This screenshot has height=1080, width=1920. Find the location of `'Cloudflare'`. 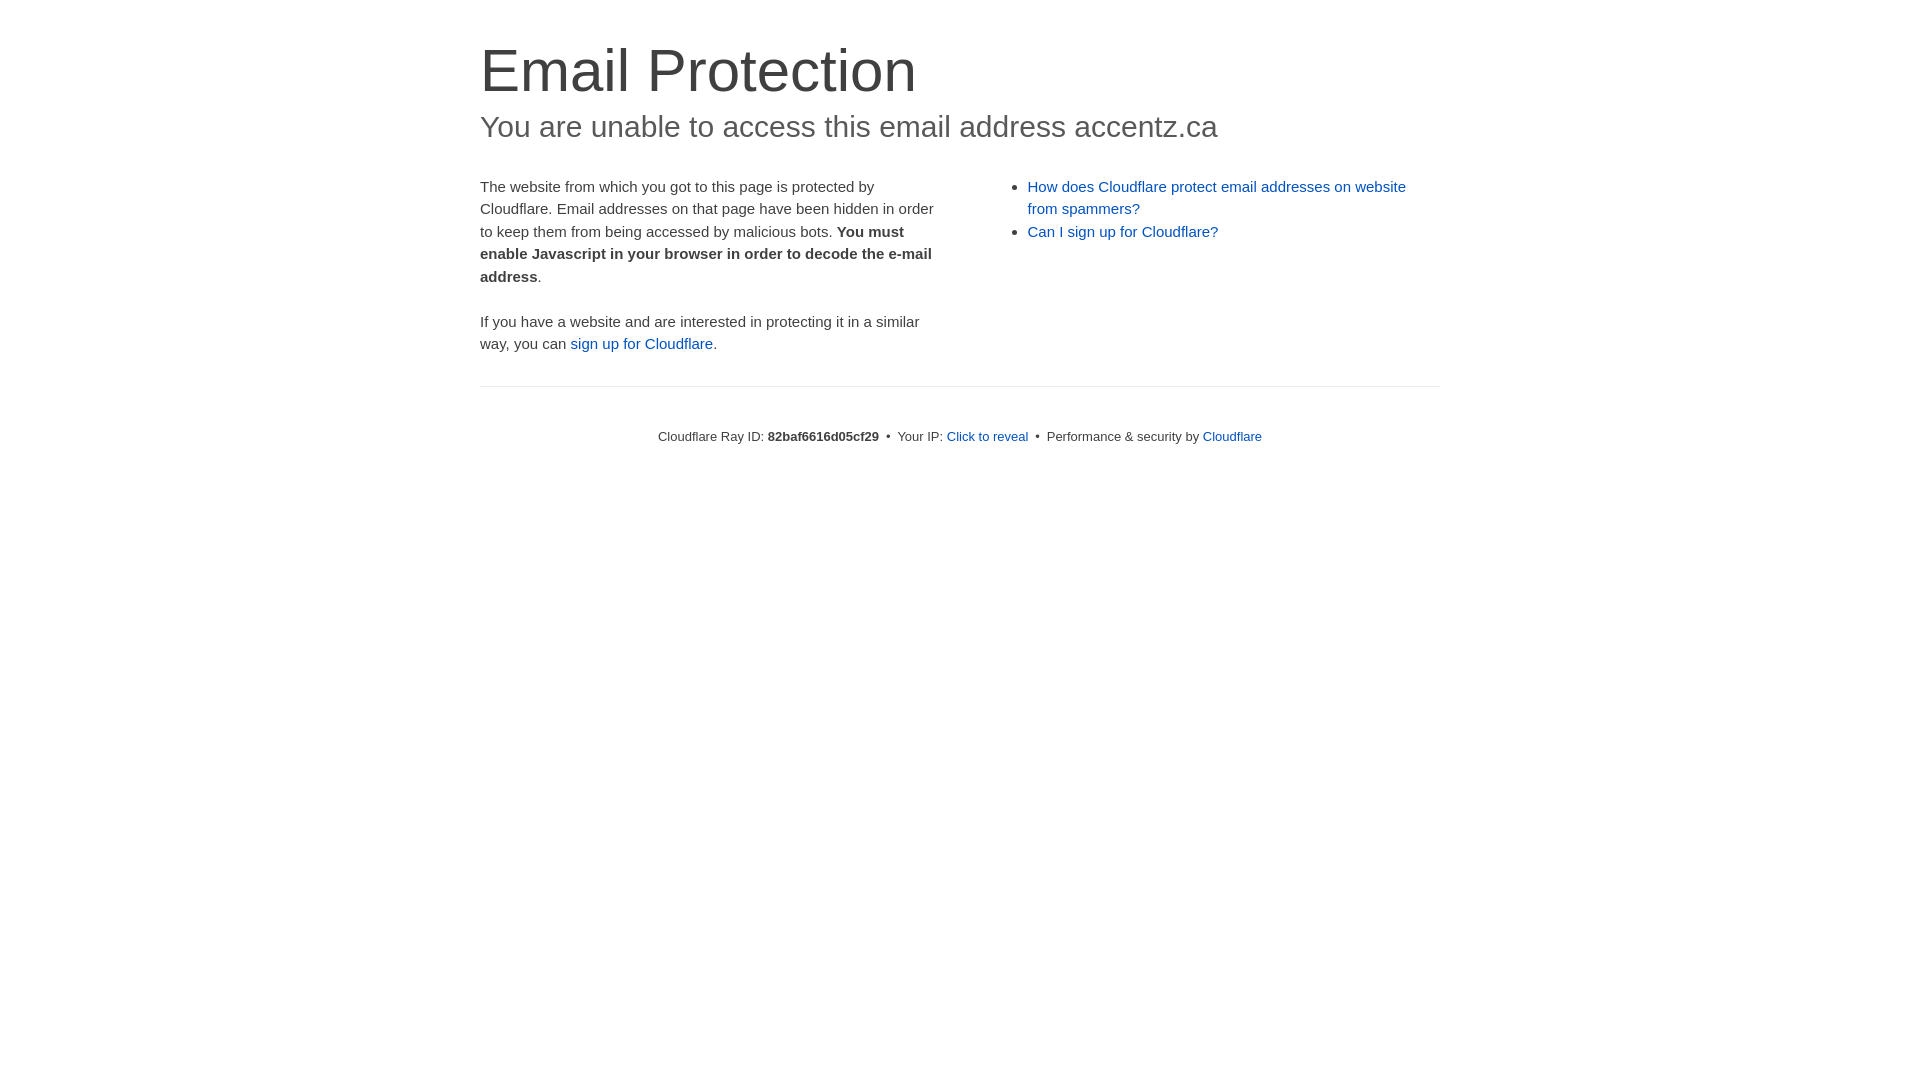

'Cloudflare' is located at coordinates (1231, 435).